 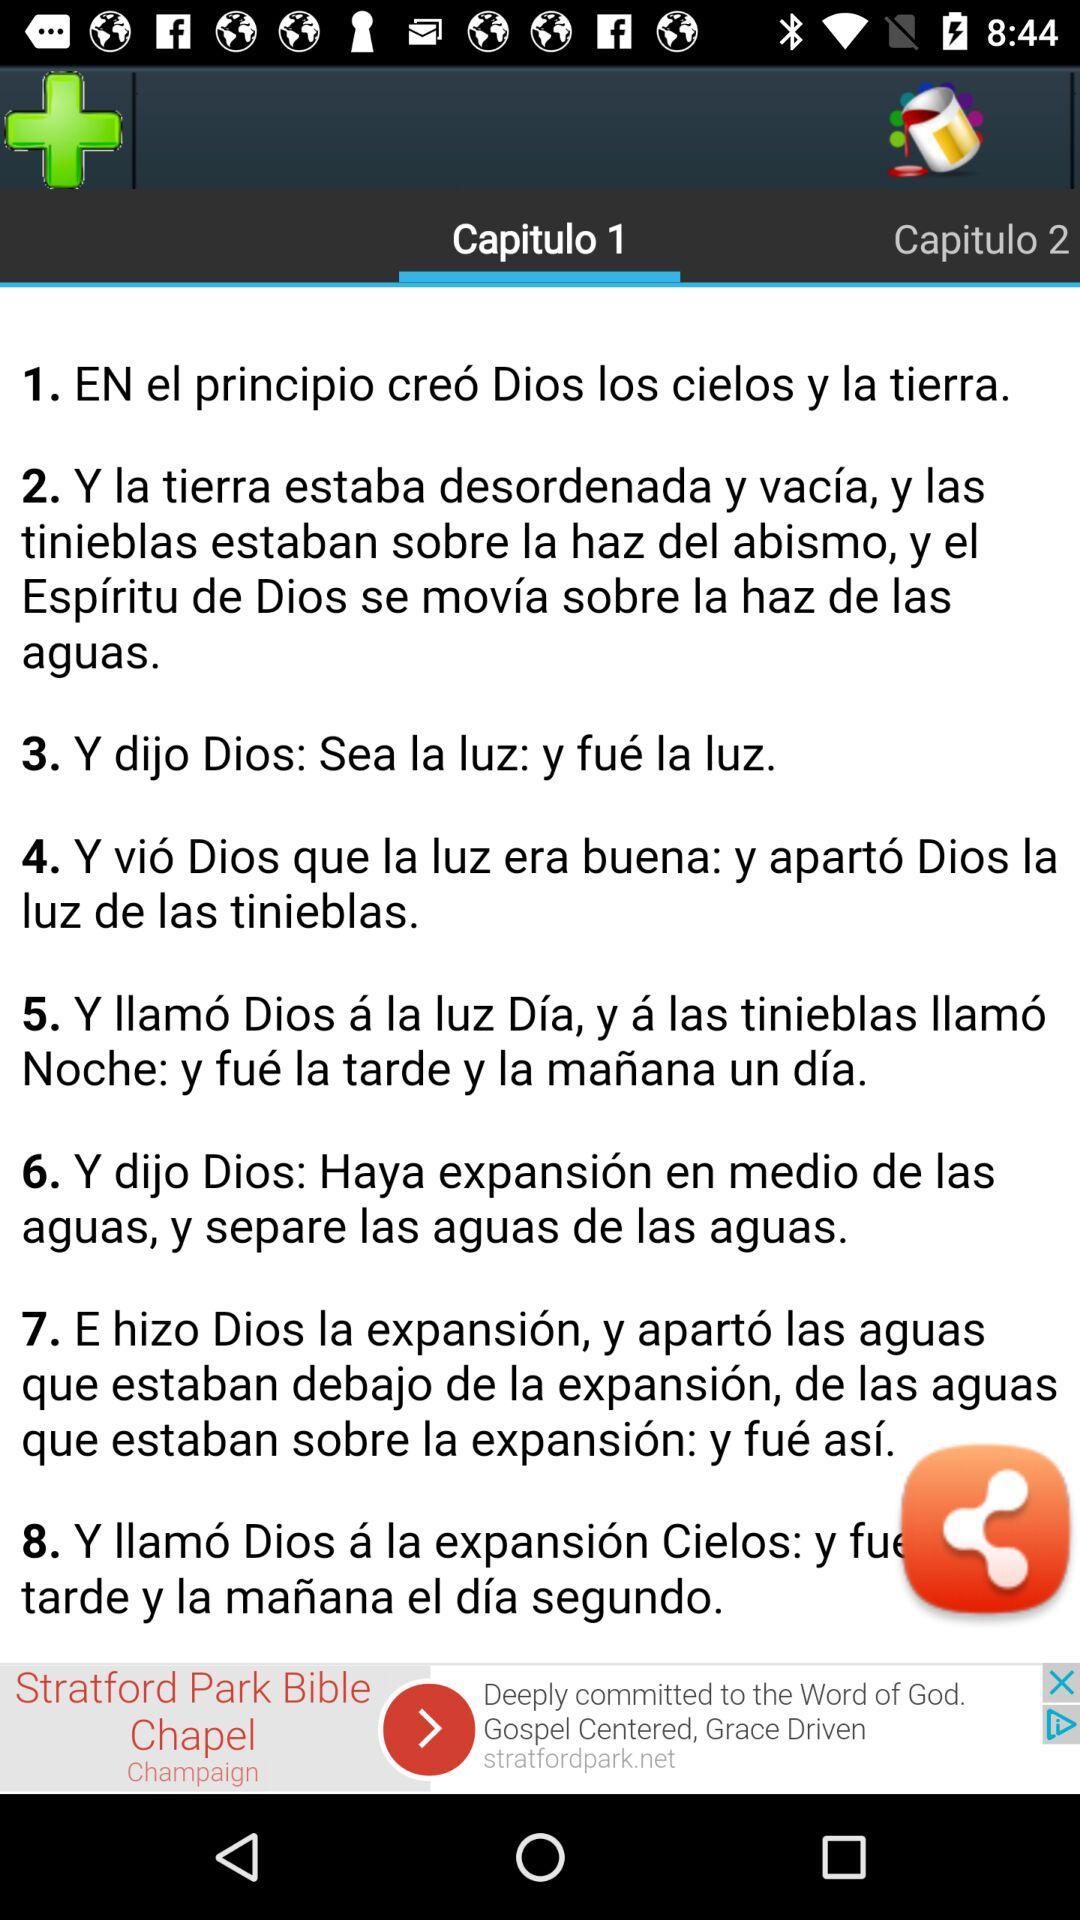 I want to click on the share icon, so click(x=984, y=1535).